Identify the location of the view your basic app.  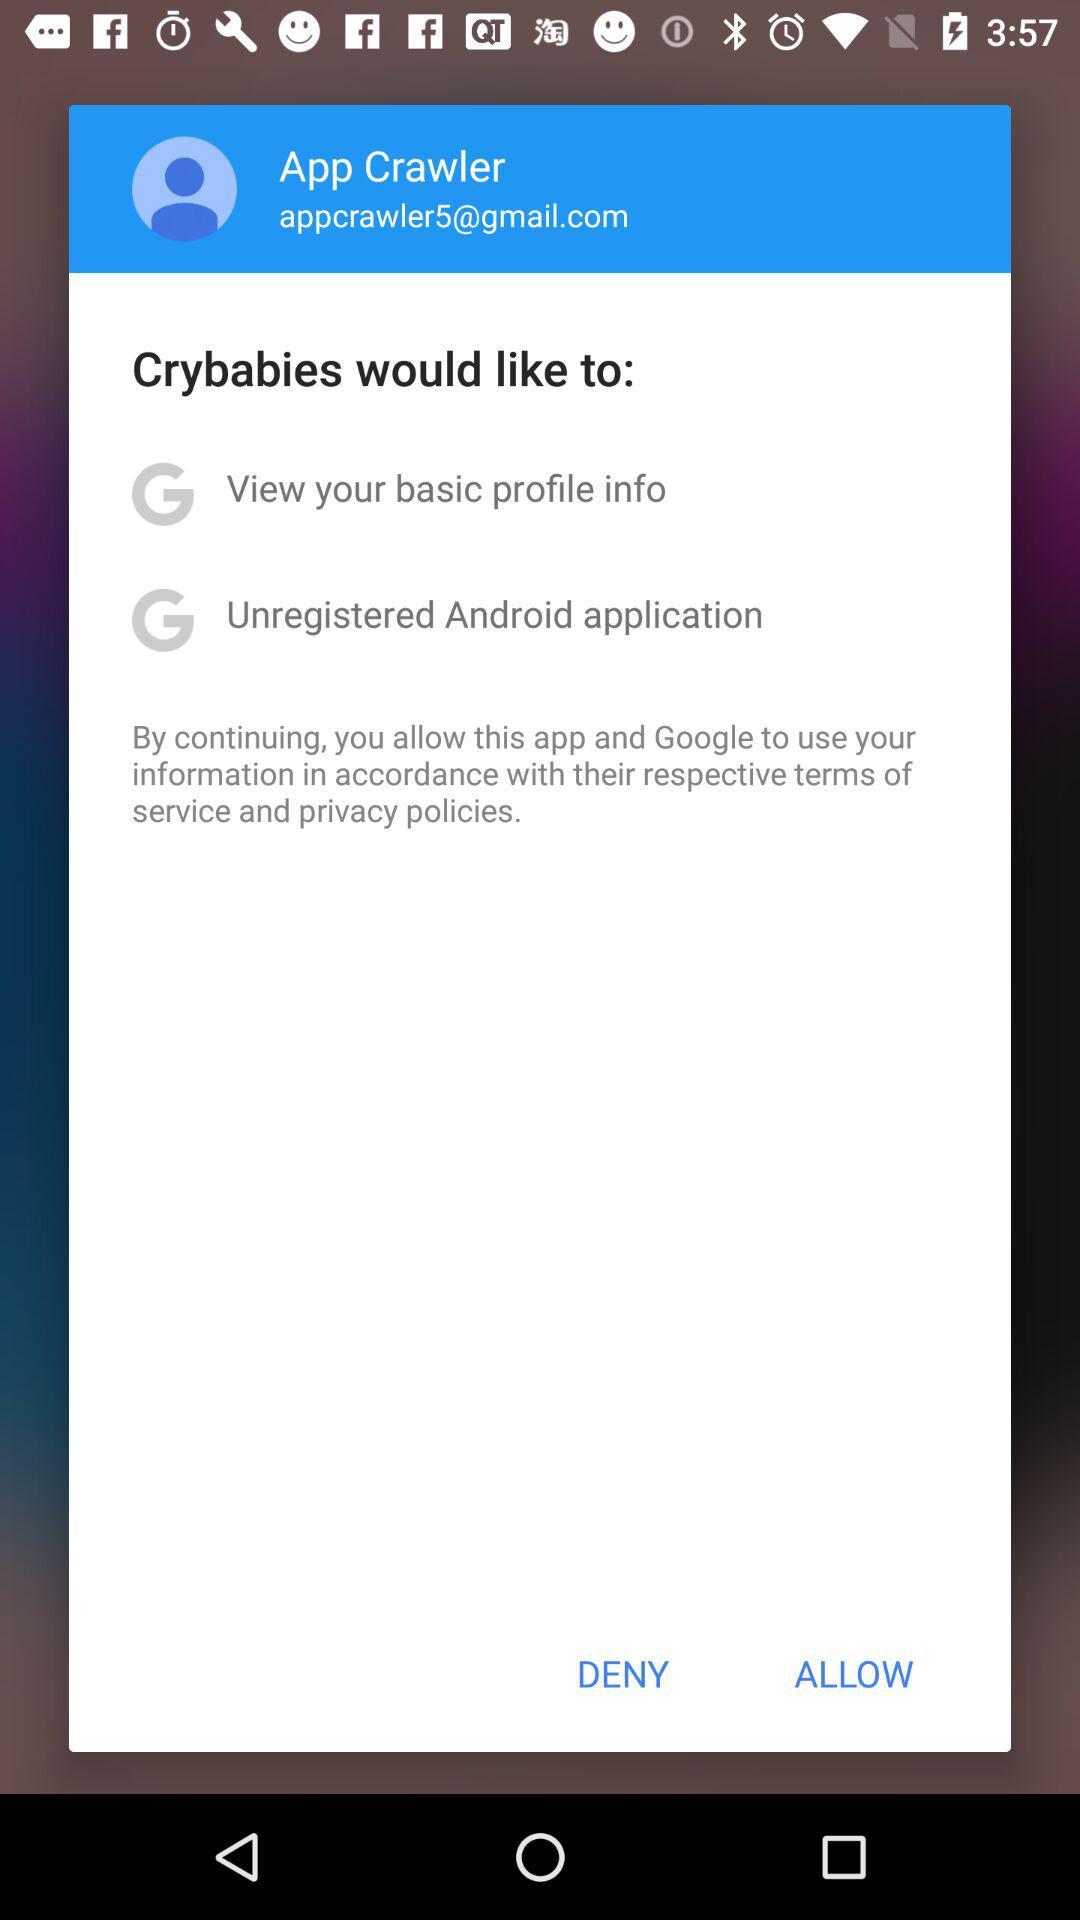
(445, 487).